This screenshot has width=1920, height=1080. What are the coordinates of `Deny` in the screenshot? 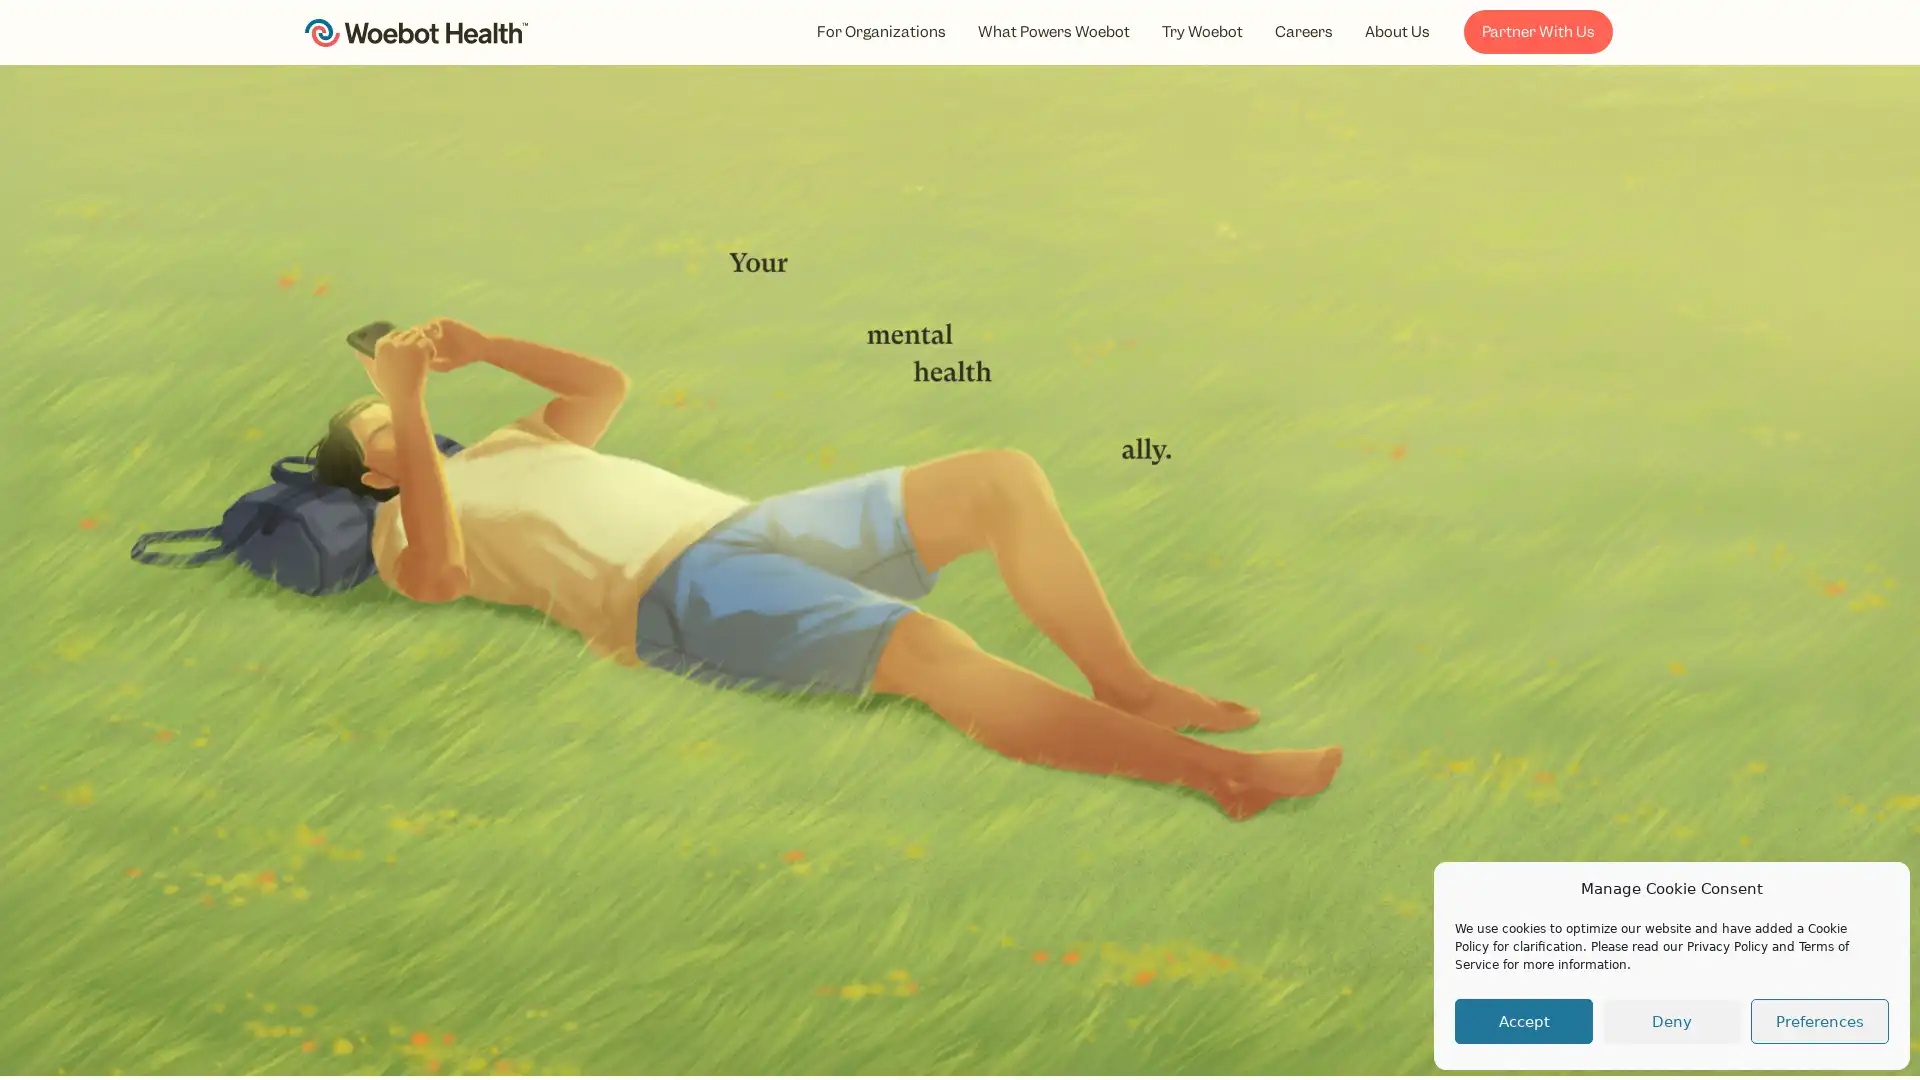 It's located at (1671, 1021).